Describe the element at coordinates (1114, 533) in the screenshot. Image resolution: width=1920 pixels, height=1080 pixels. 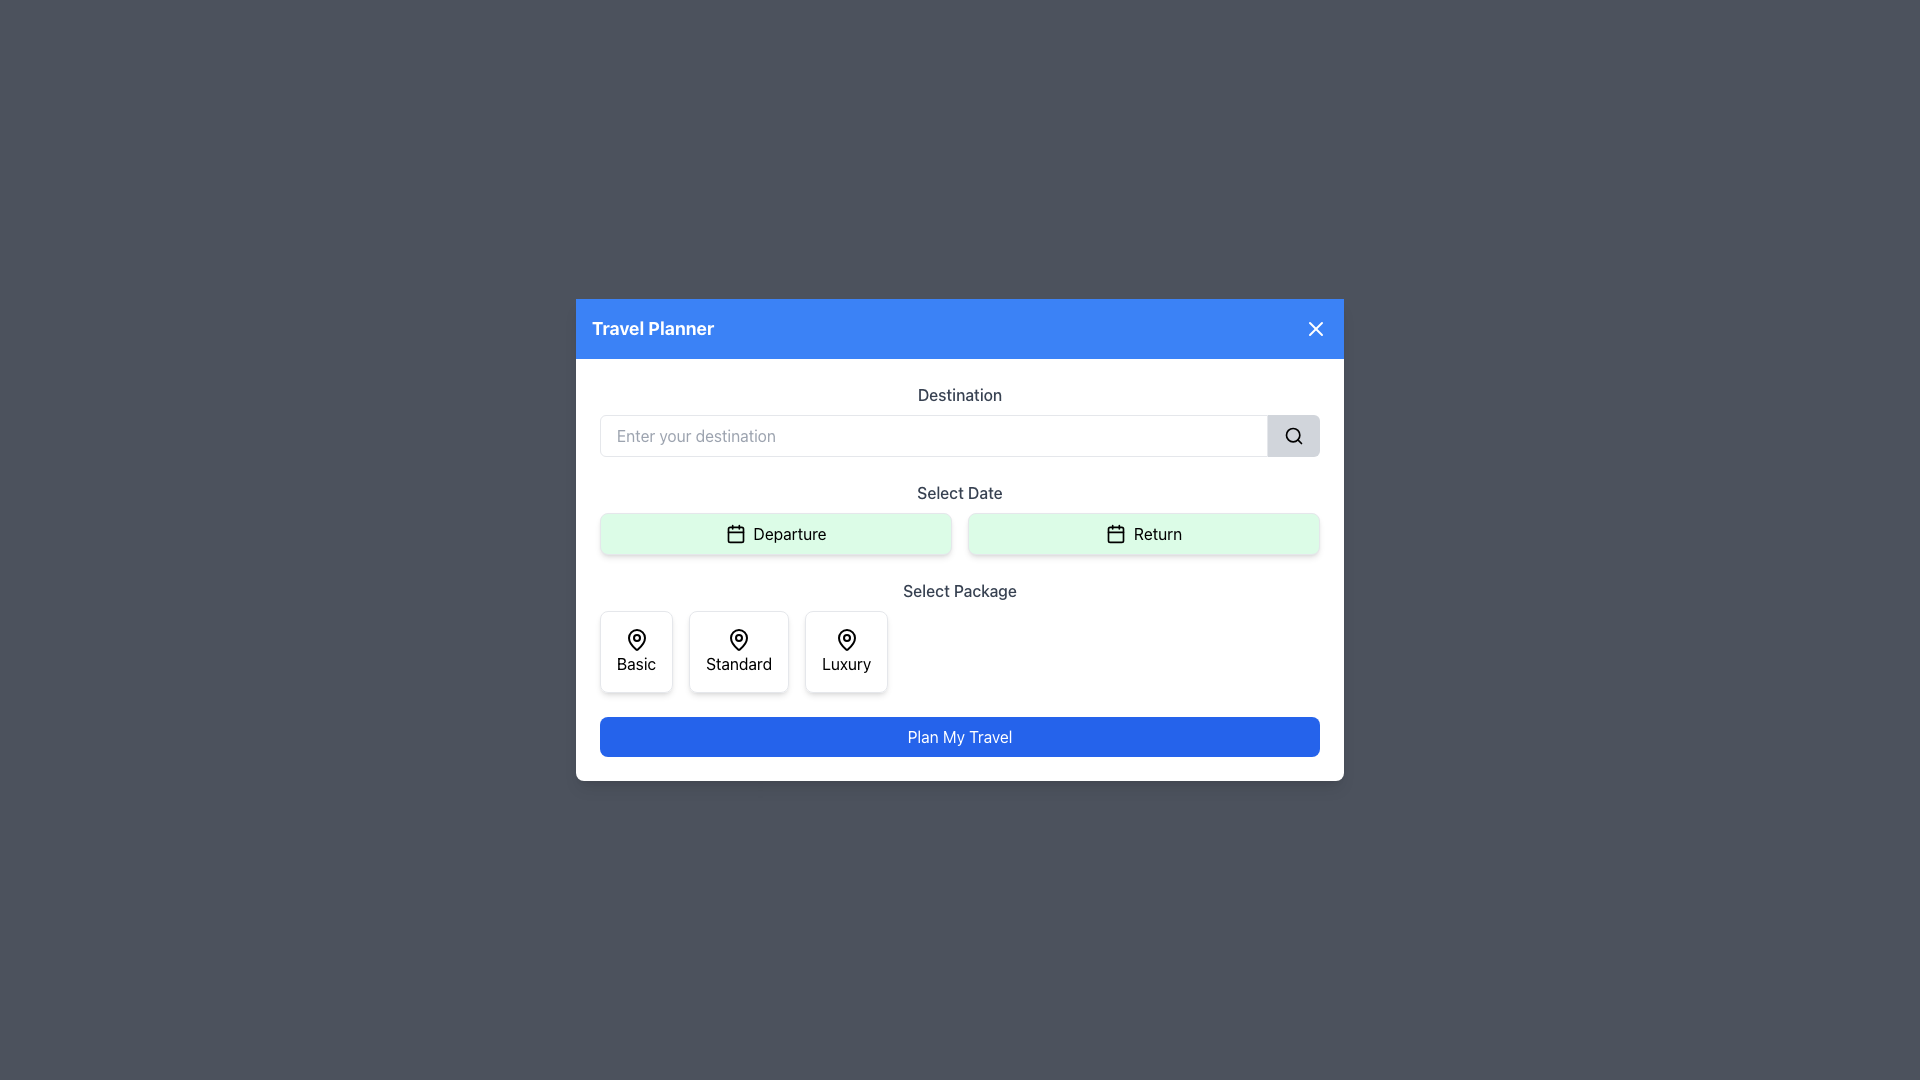
I see `structural graphic element, a rectangular object with rounded corners, within the calendar icon's 'Return' button under the 'Select Date' section` at that location.